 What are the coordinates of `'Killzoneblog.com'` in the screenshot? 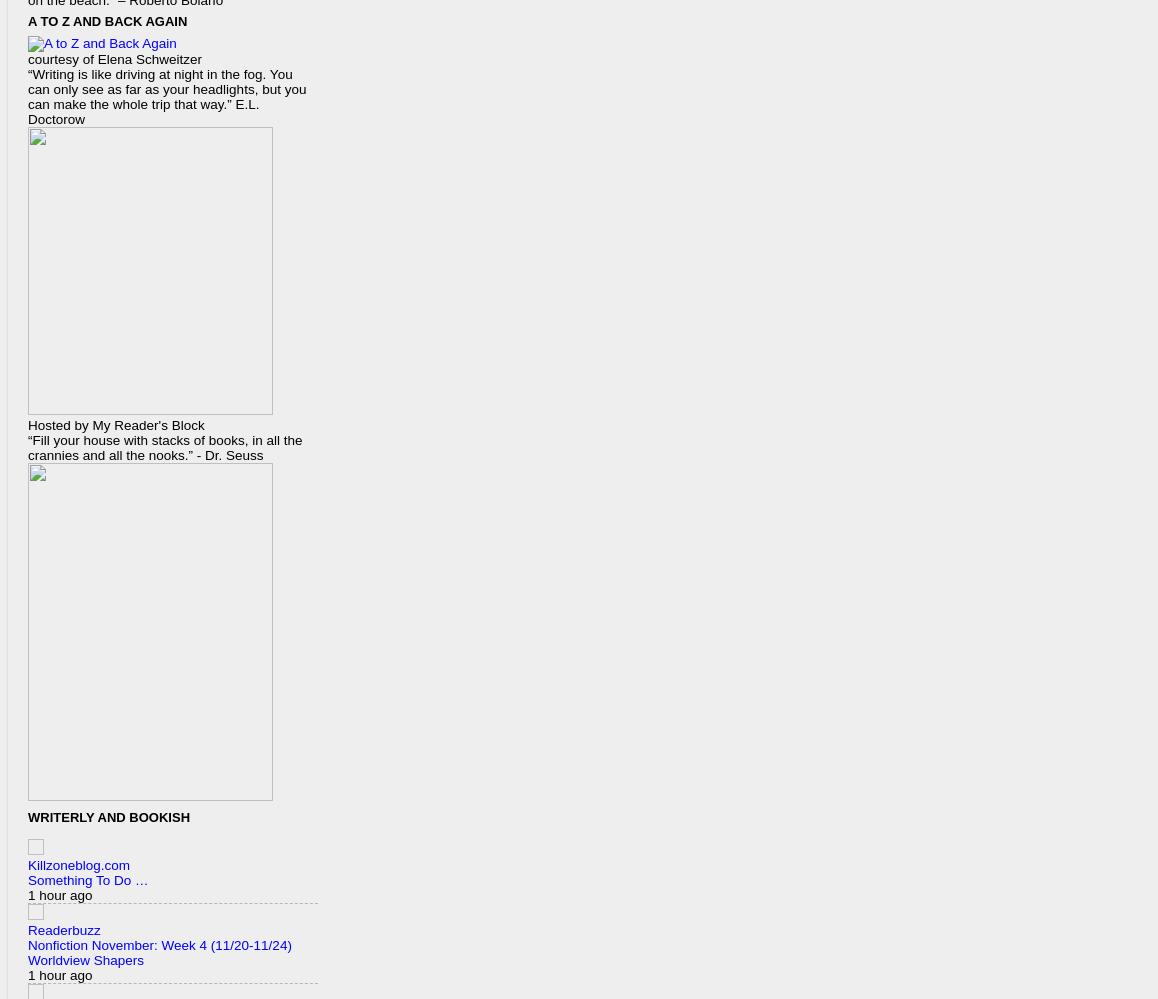 It's located at (78, 863).